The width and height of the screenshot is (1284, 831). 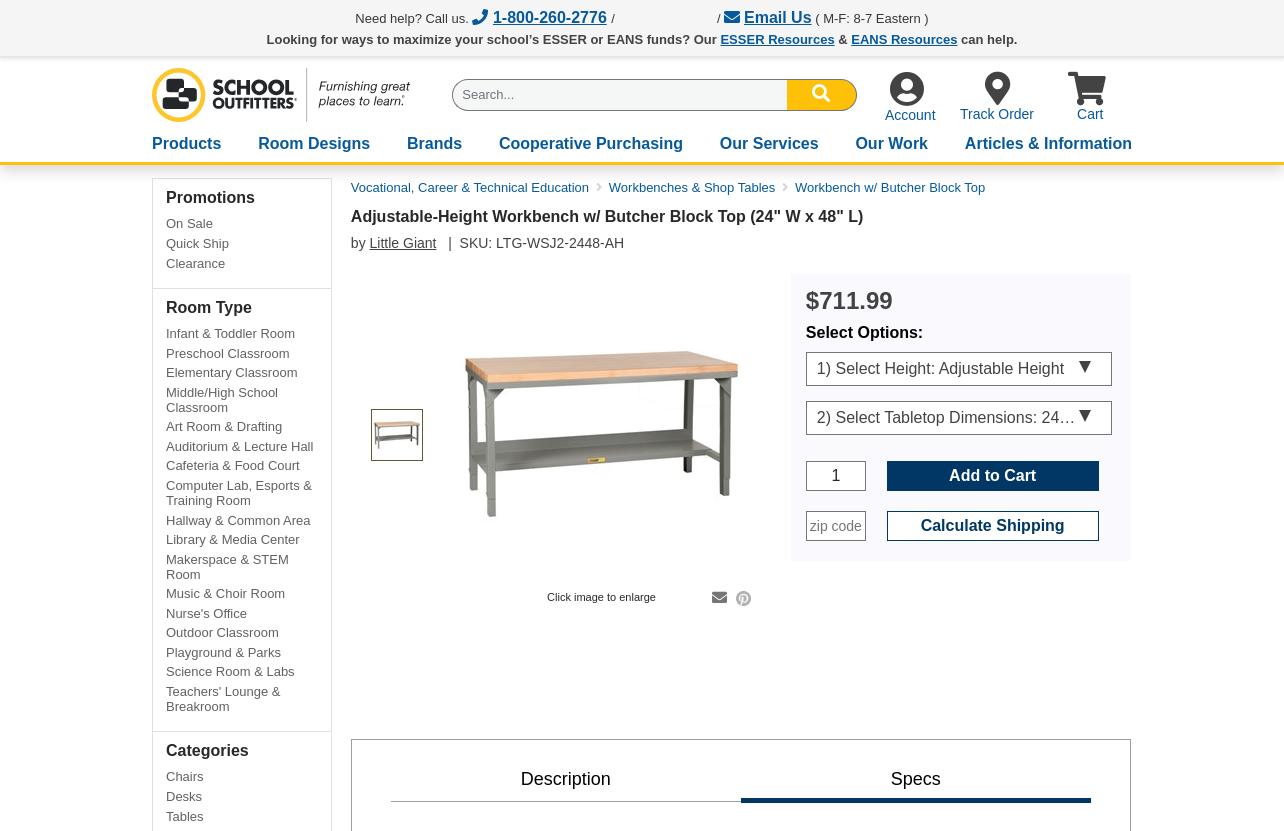 What do you see at coordinates (238, 444) in the screenshot?
I see `'Auditorium & Lecture Hall'` at bounding box center [238, 444].